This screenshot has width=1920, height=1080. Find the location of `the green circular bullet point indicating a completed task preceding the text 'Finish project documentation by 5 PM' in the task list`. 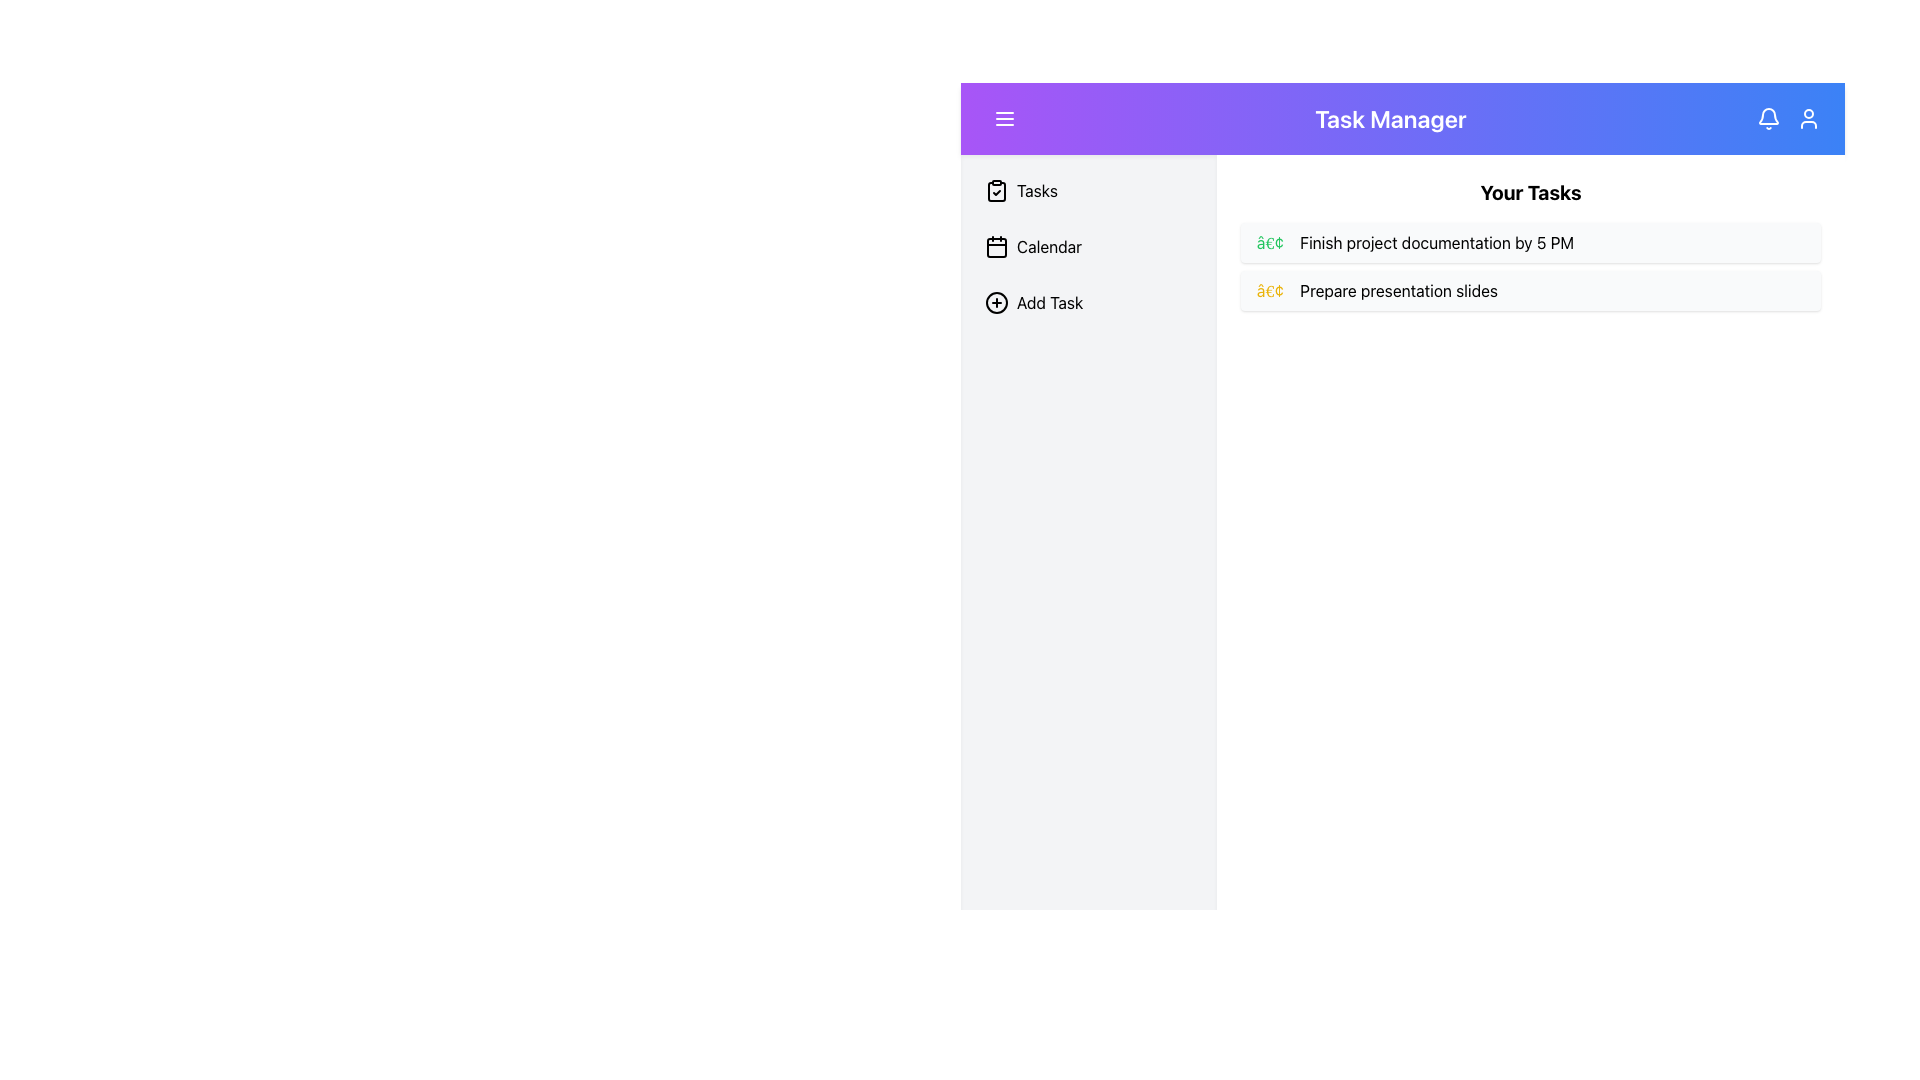

the green circular bullet point indicating a completed task preceding the text 'Finish project documentation by 5 PM' in the task list is located at coordinates (1269, 242).